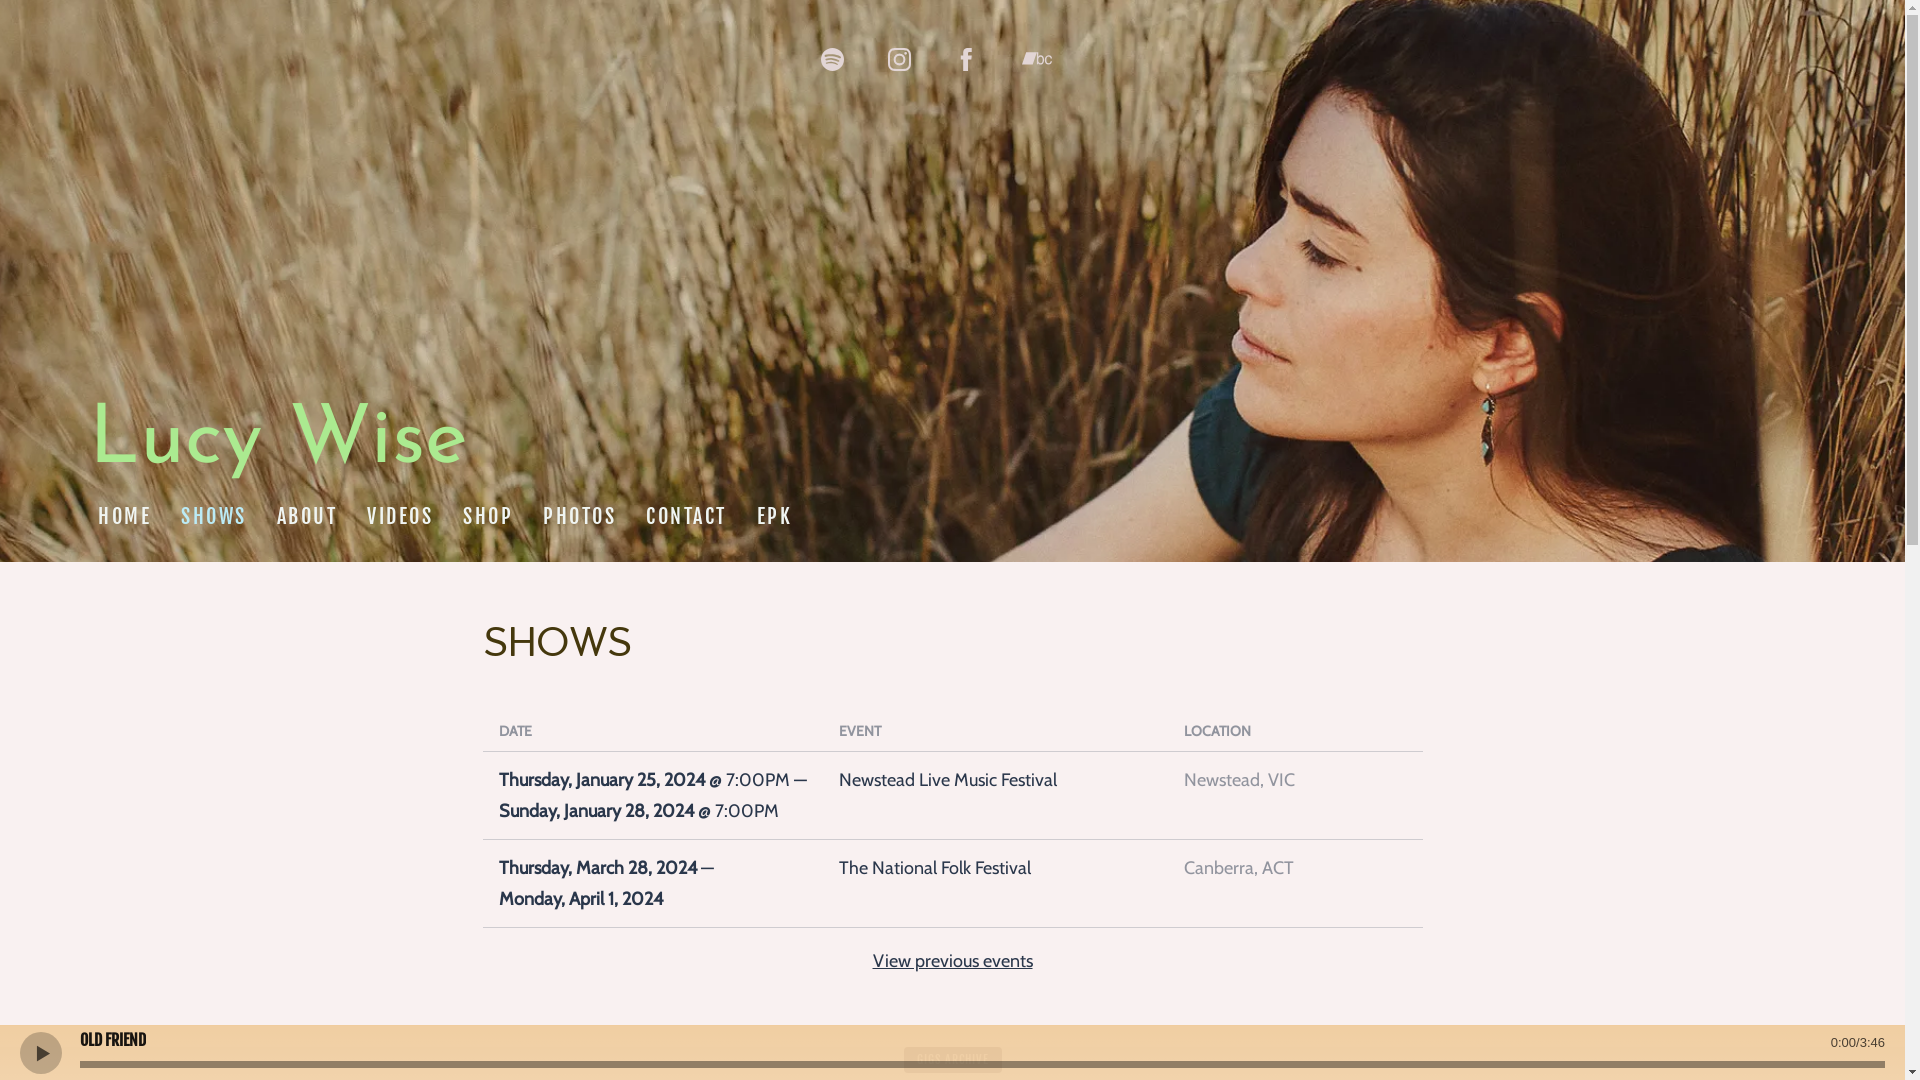  Describe the element at coordinates (1036, 57) in the screenshot. I see `'https://lucywise.bandcamp.com/'` at that location.